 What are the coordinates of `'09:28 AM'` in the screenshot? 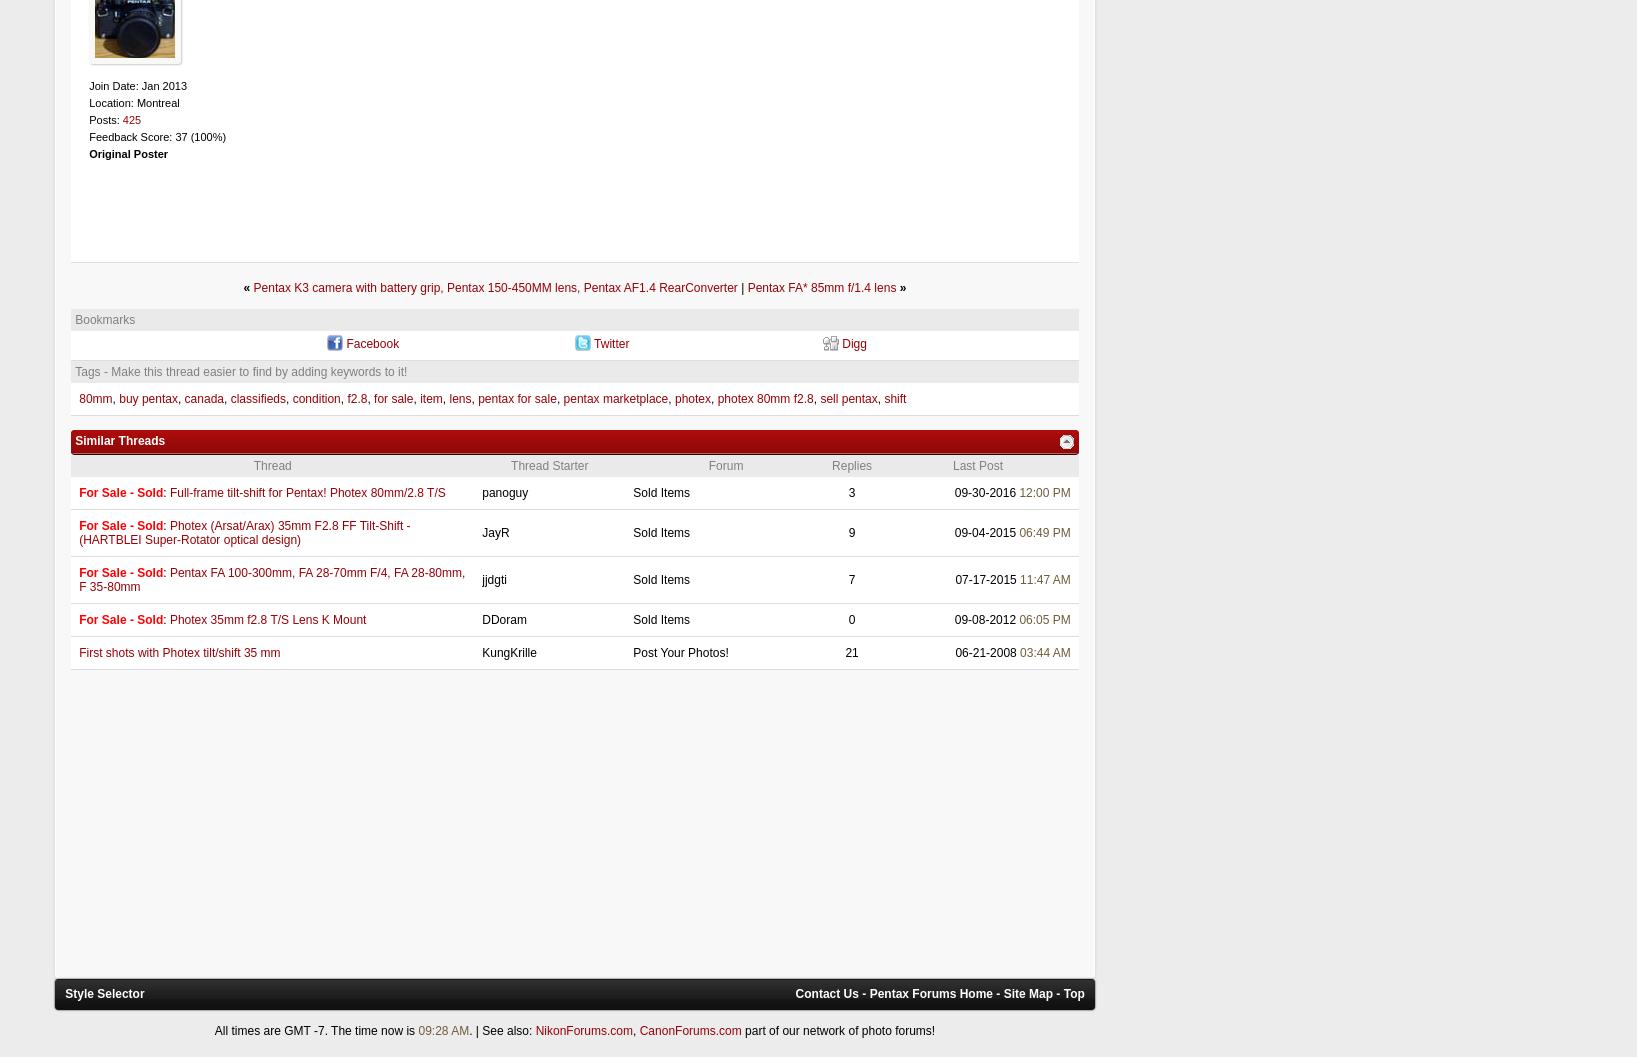 It's located at (443, 1029).